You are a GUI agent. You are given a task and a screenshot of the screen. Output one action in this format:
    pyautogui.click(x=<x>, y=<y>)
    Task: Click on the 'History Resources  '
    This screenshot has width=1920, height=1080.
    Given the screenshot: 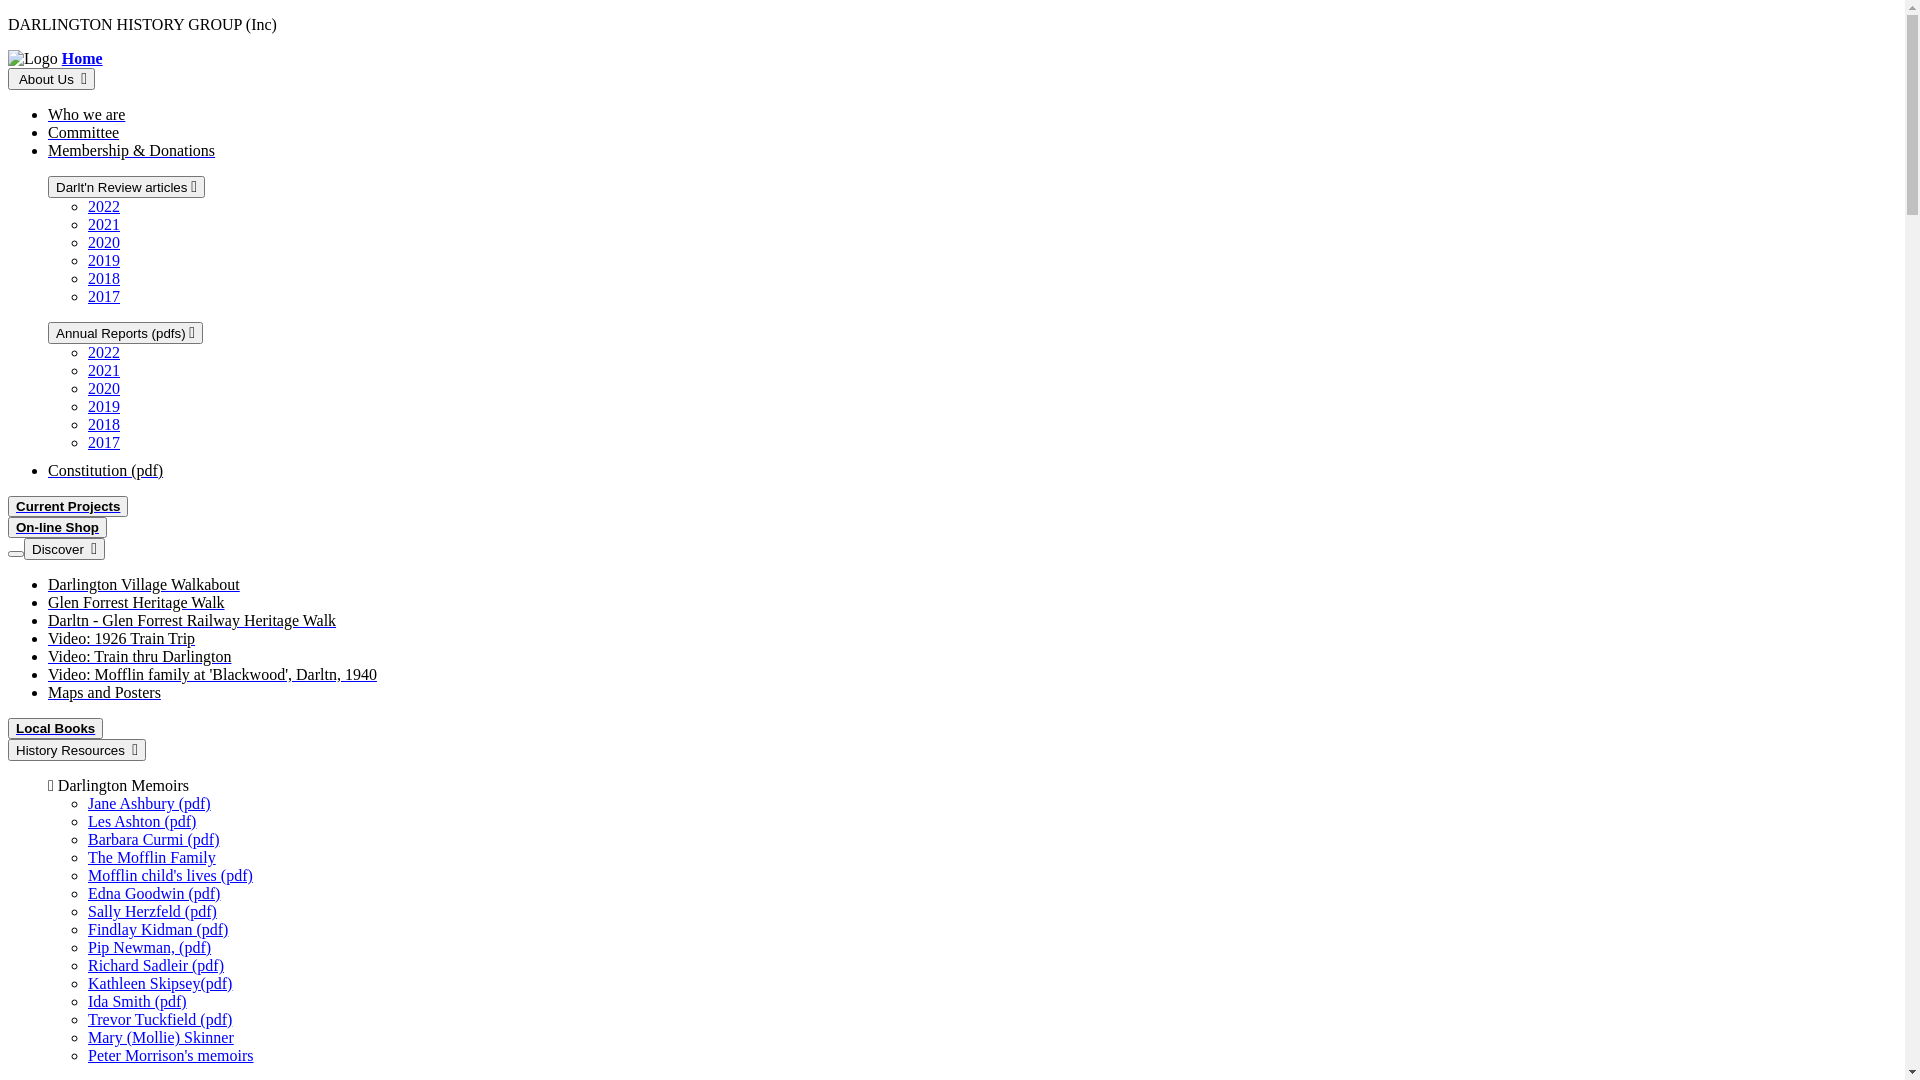 What is the action you would take?
    pyautogui.click(x=8, y=749)
    